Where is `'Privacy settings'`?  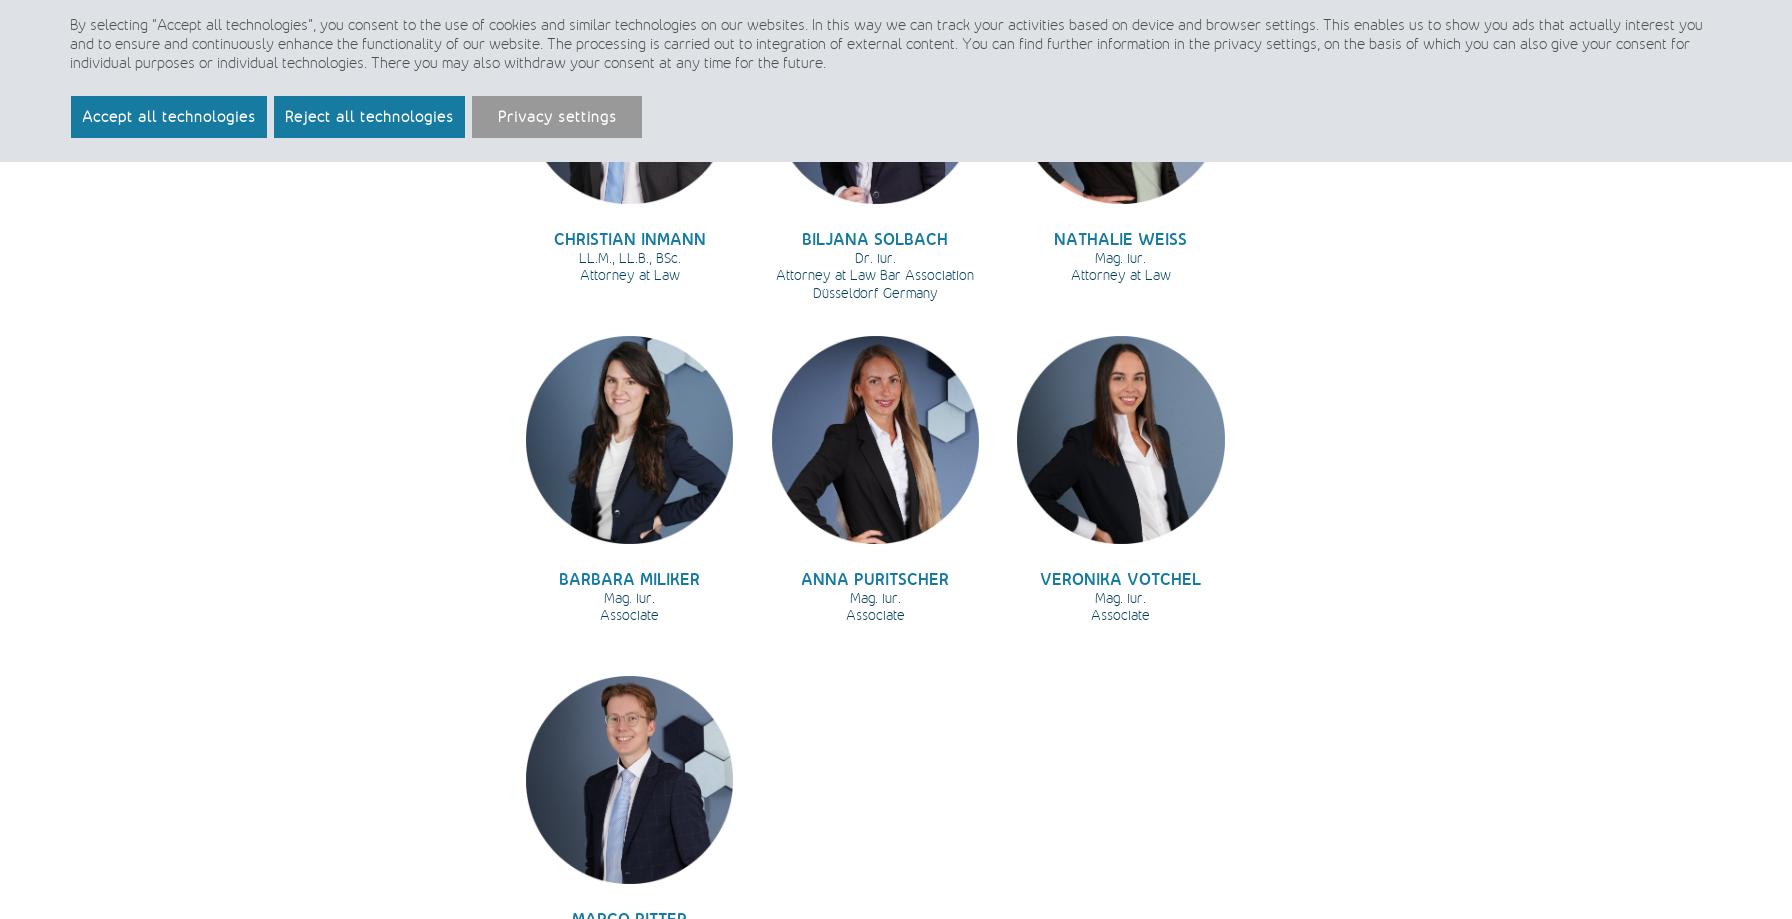
'Privacy settings' is located at coordinates (556, 115).